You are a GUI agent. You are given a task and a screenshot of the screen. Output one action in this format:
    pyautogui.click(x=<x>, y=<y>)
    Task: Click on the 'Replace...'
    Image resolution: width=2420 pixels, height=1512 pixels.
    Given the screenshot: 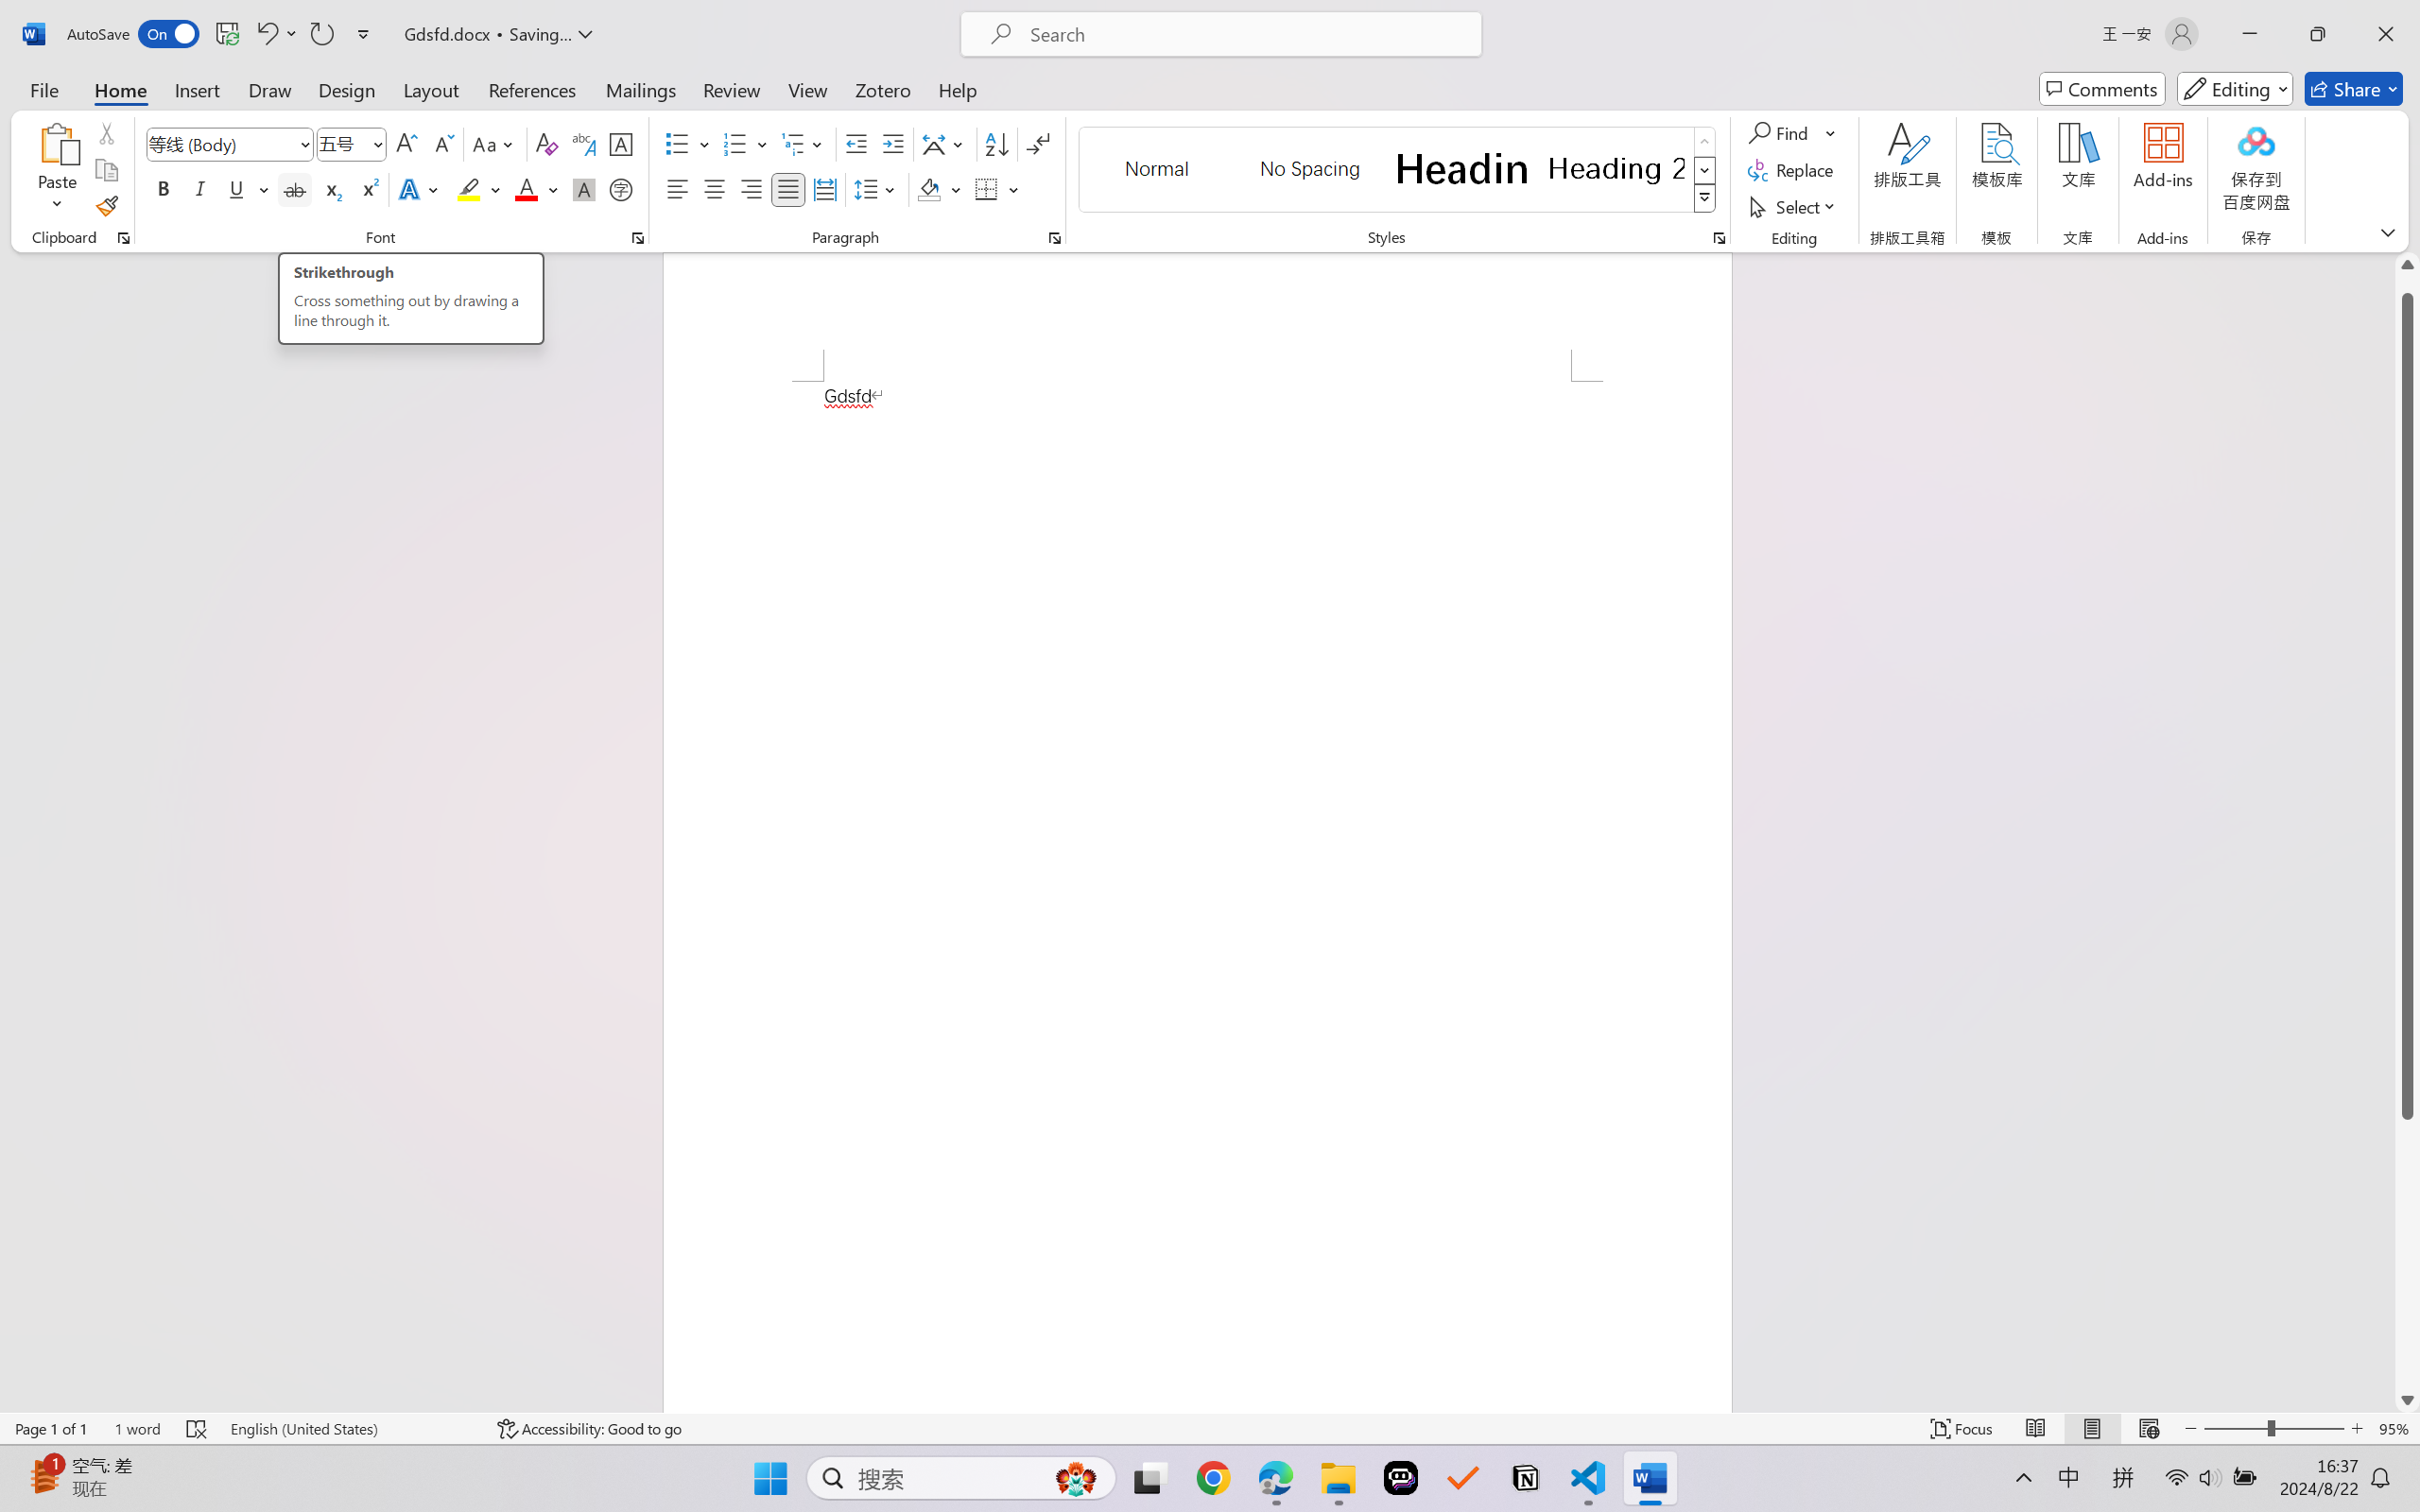 What is the action you would take?
    pyautogui.click(x=1791, y=170)
    